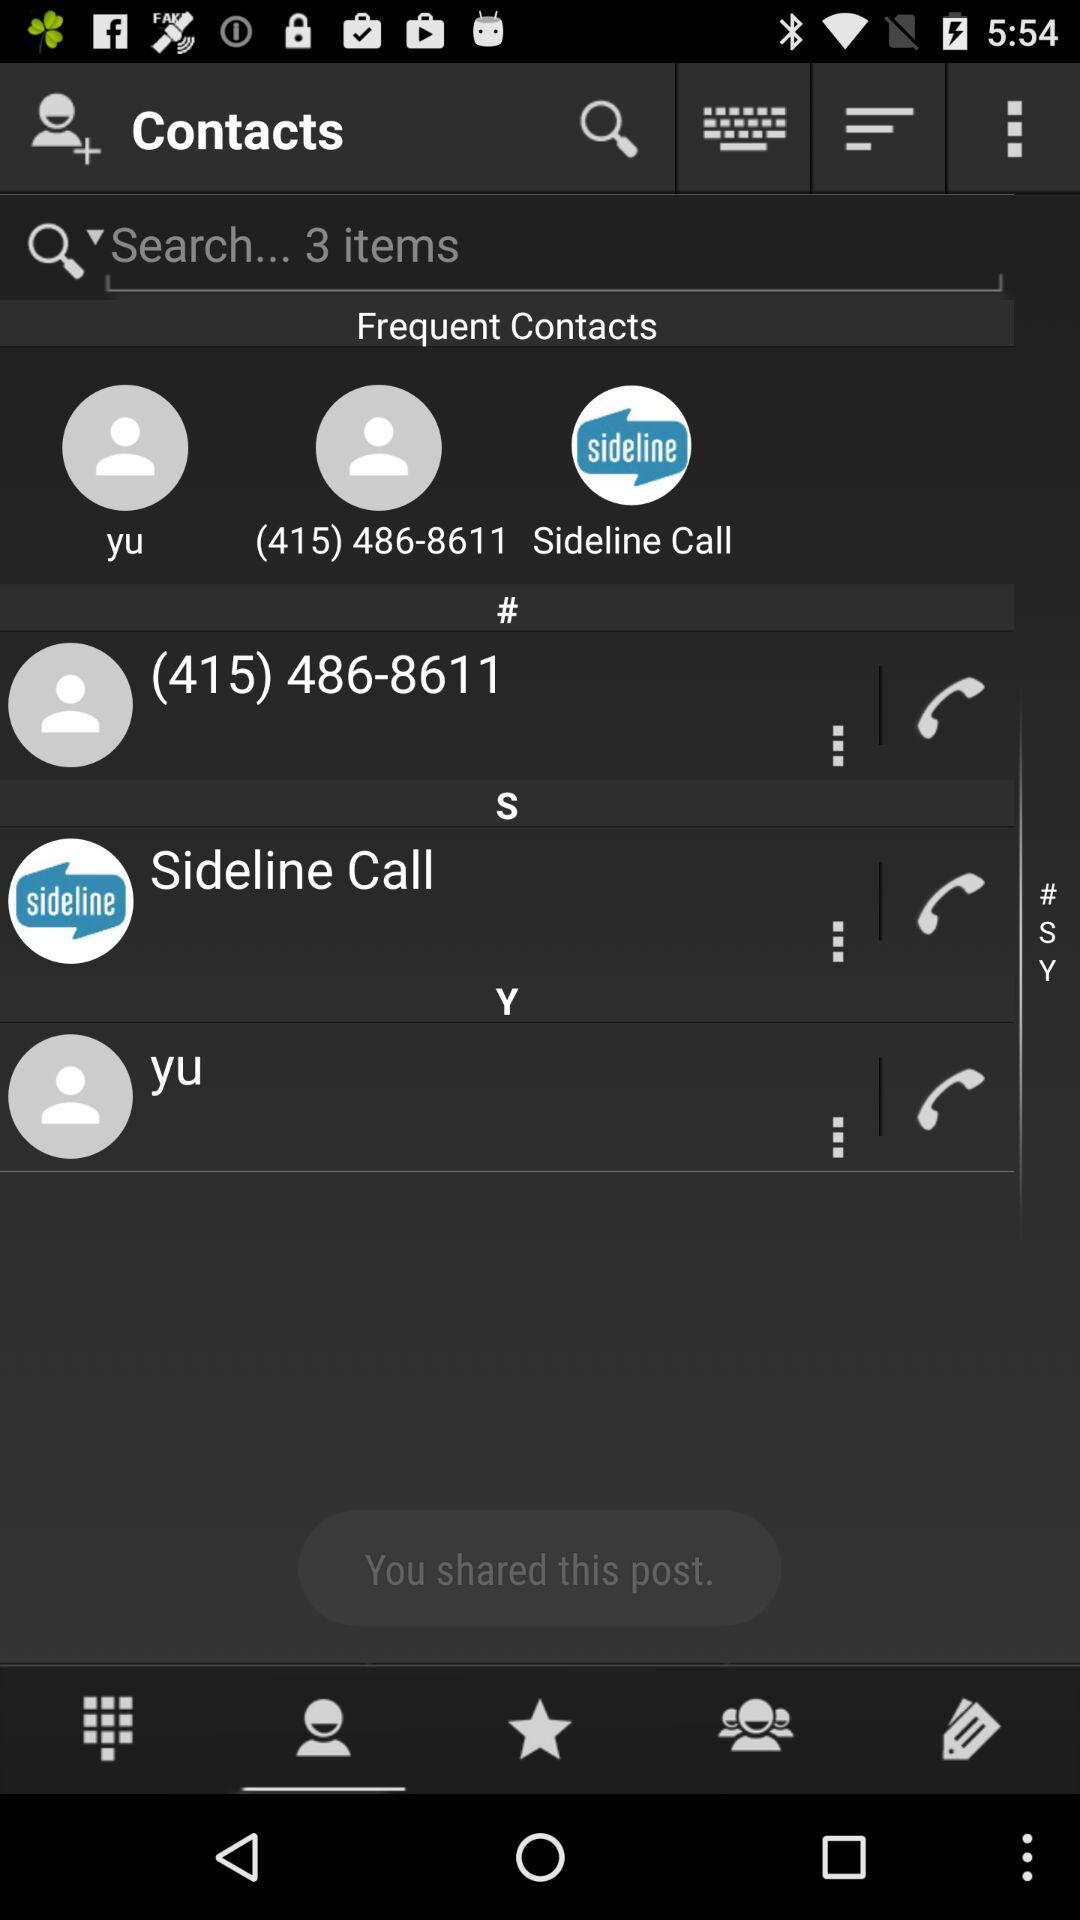 The width and height of the screenshot is (1080, 1920). I want to click on search page, so click(608, 127).